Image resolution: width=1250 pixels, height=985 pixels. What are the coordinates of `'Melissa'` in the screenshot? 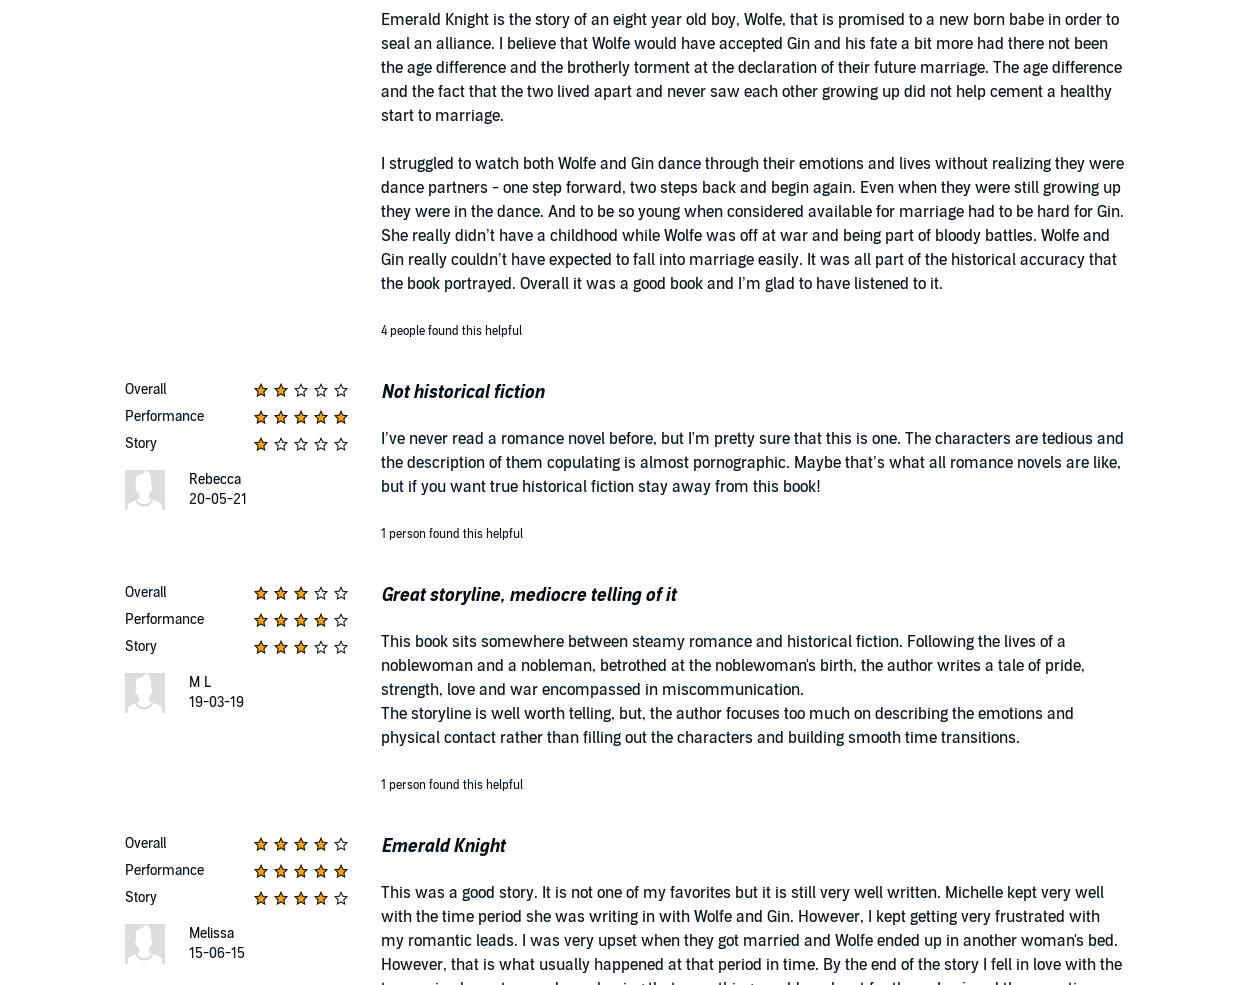 It's located at (210, 933).